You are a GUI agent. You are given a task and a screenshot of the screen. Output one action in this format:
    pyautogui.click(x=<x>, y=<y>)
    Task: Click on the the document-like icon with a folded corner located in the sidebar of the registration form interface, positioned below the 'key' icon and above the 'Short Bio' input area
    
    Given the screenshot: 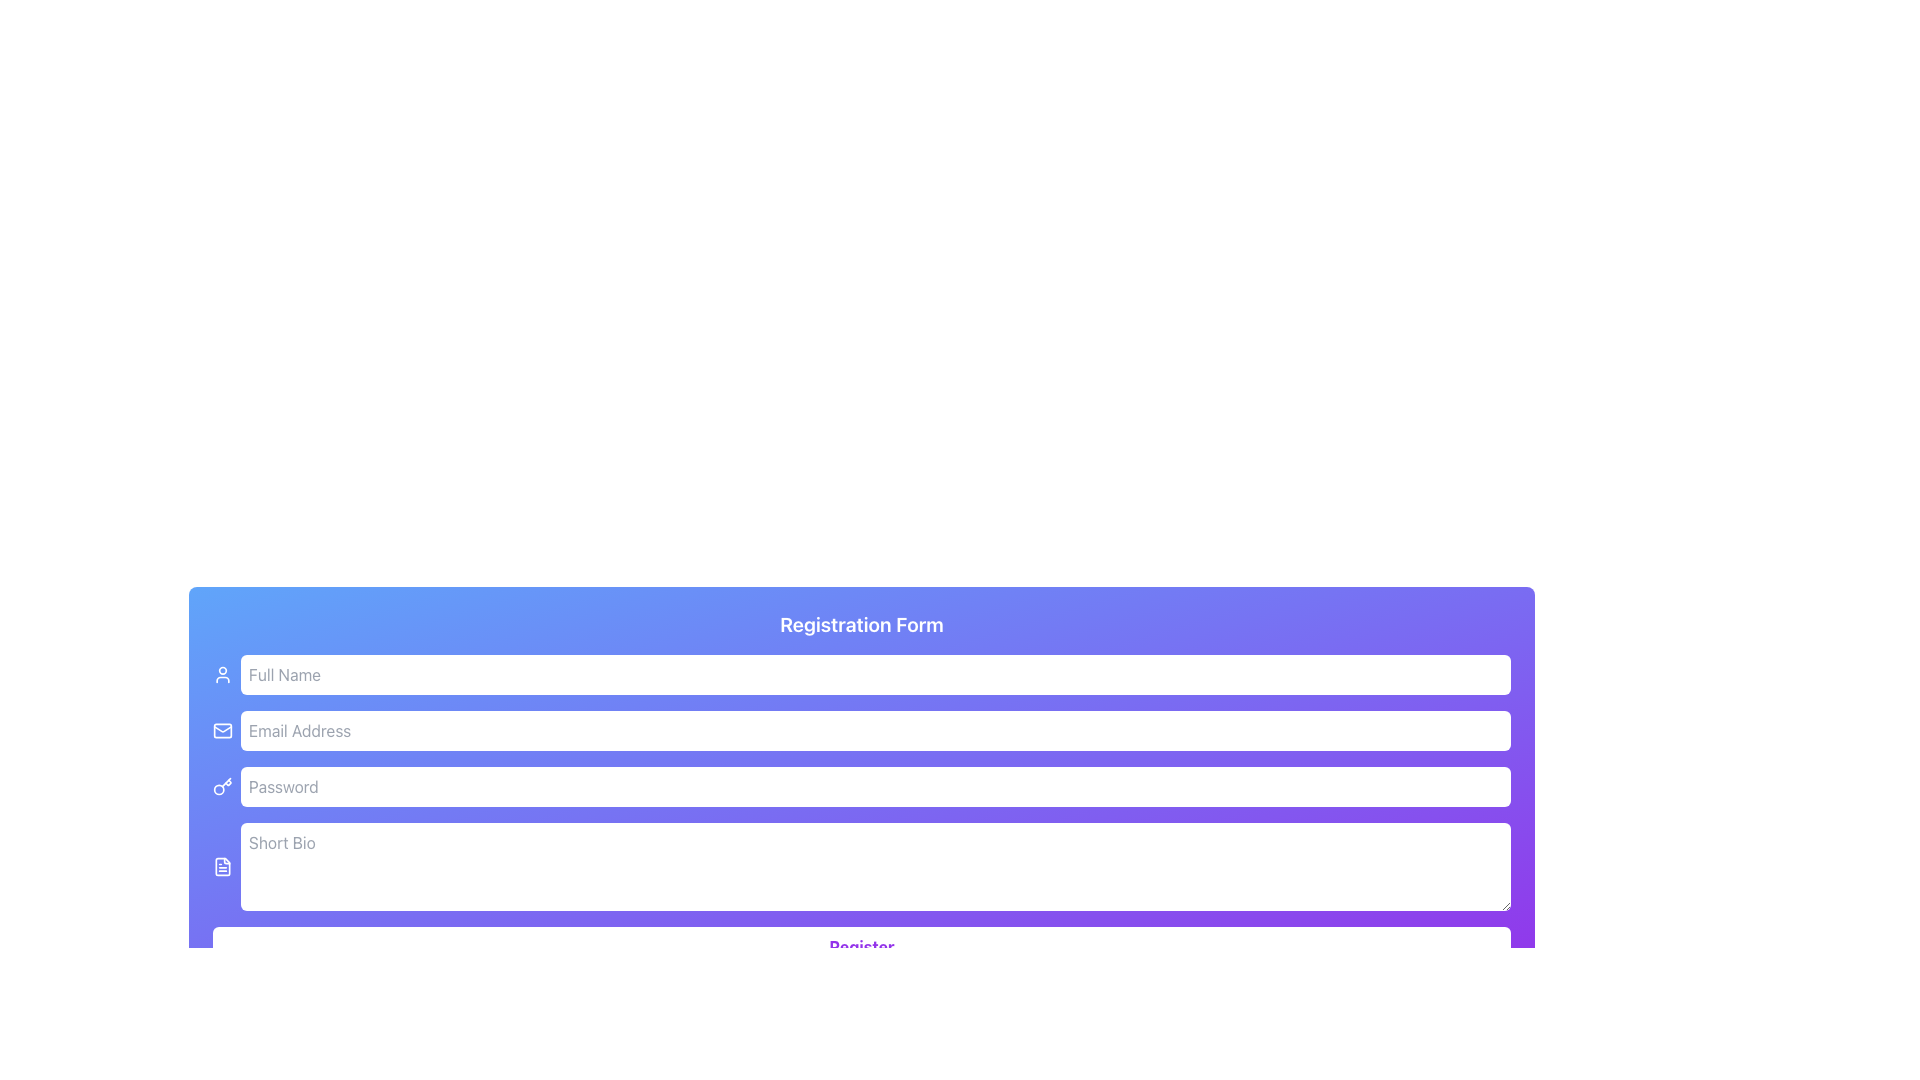 What is the action you would take?
    pyautogui.click(x=222, y=866)
    